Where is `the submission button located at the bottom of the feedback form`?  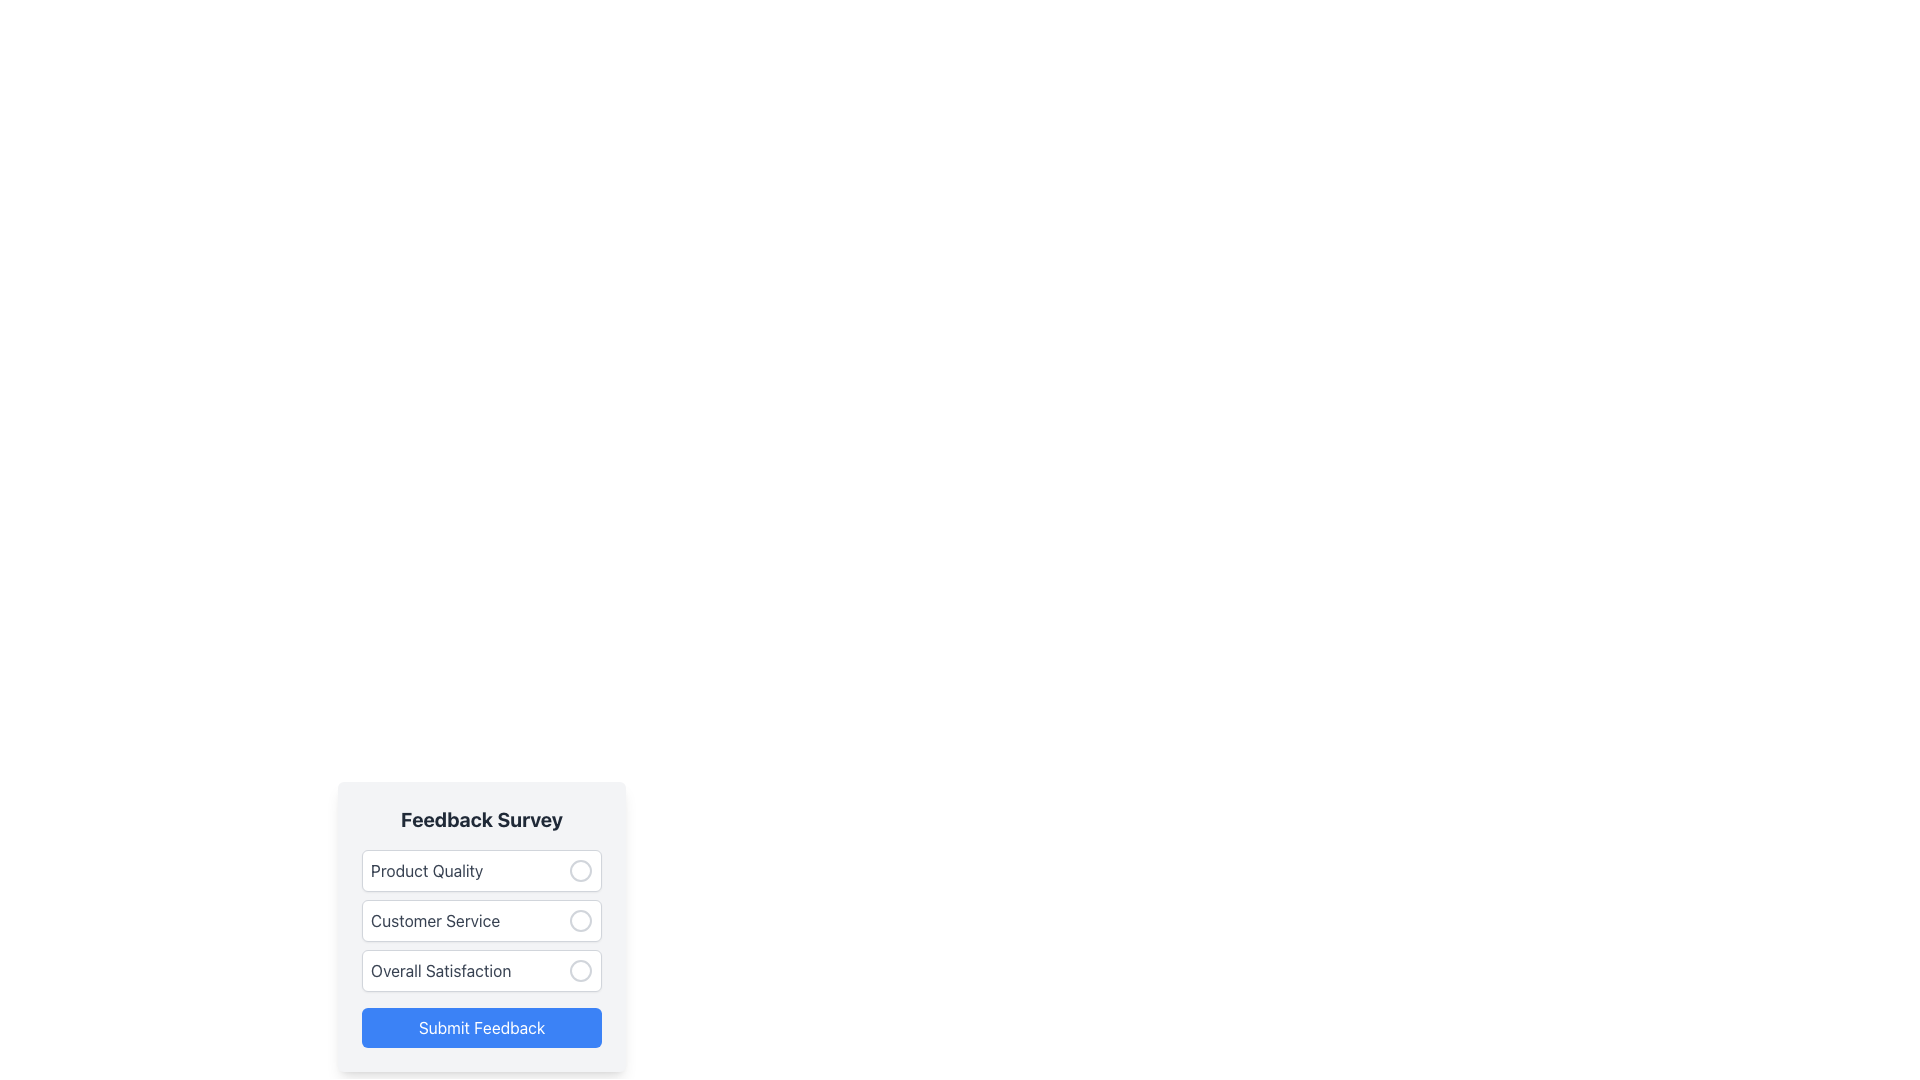
the submission button located at the bottom of the feedback form is located at coordinates (481, 1028).